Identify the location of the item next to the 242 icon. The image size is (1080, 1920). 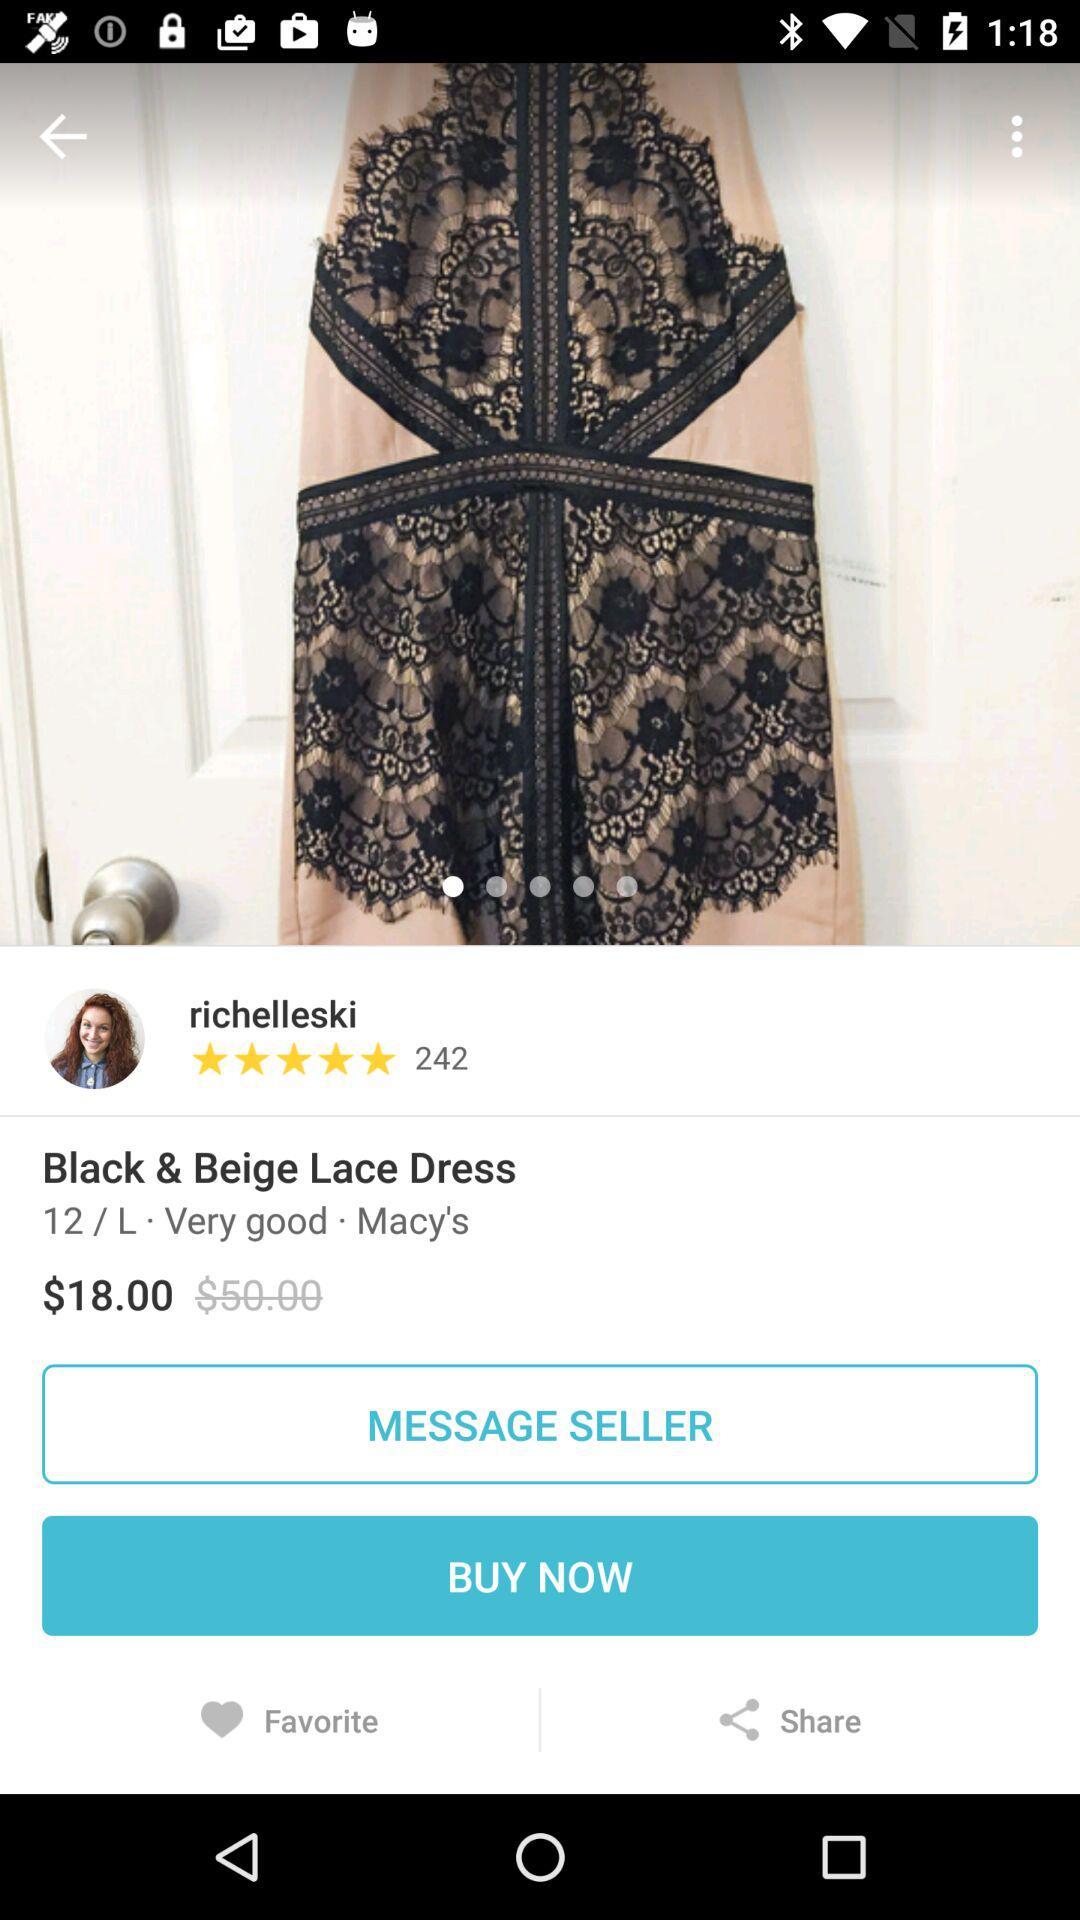
(273, 1013).